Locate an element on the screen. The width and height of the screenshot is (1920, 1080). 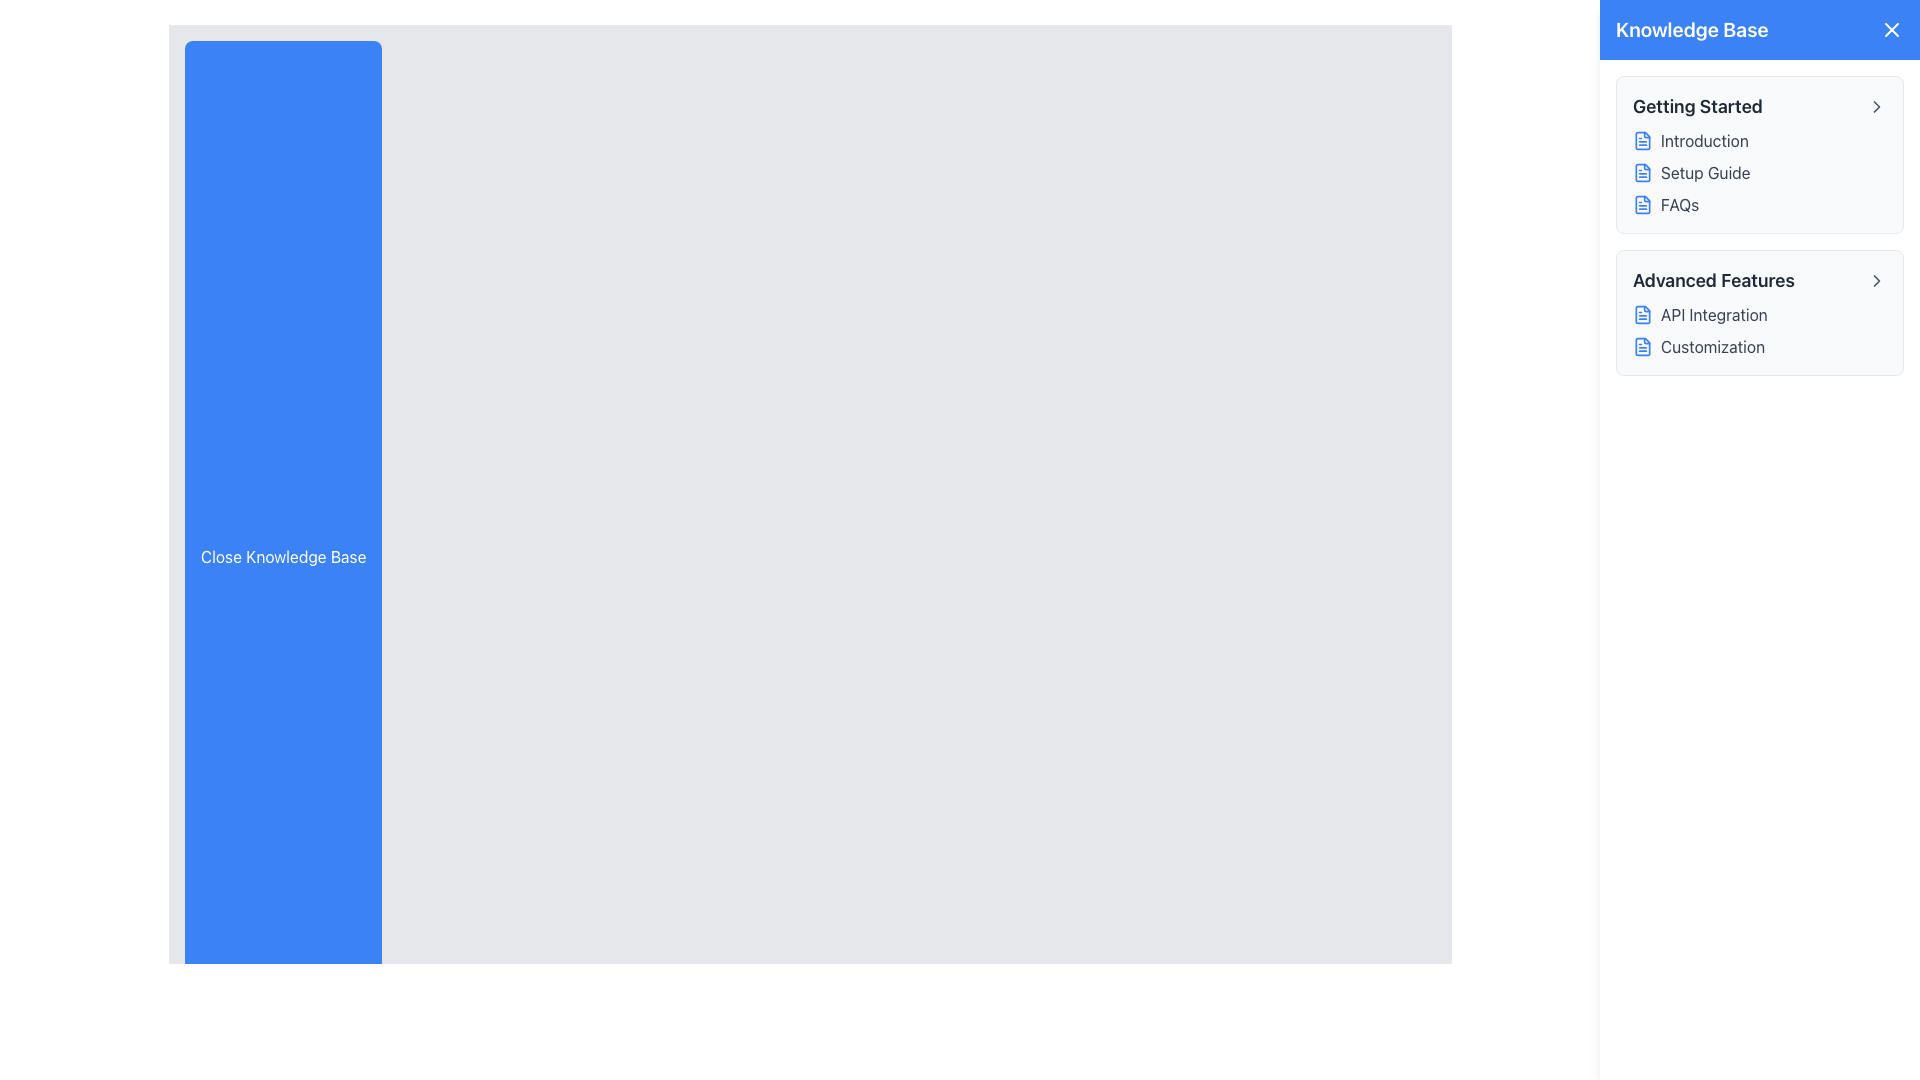
the small blue icon representing a file document with a text-like symbol, located next to the text 'Customization' in the right-side panel is located at coordinates (1642, 346).